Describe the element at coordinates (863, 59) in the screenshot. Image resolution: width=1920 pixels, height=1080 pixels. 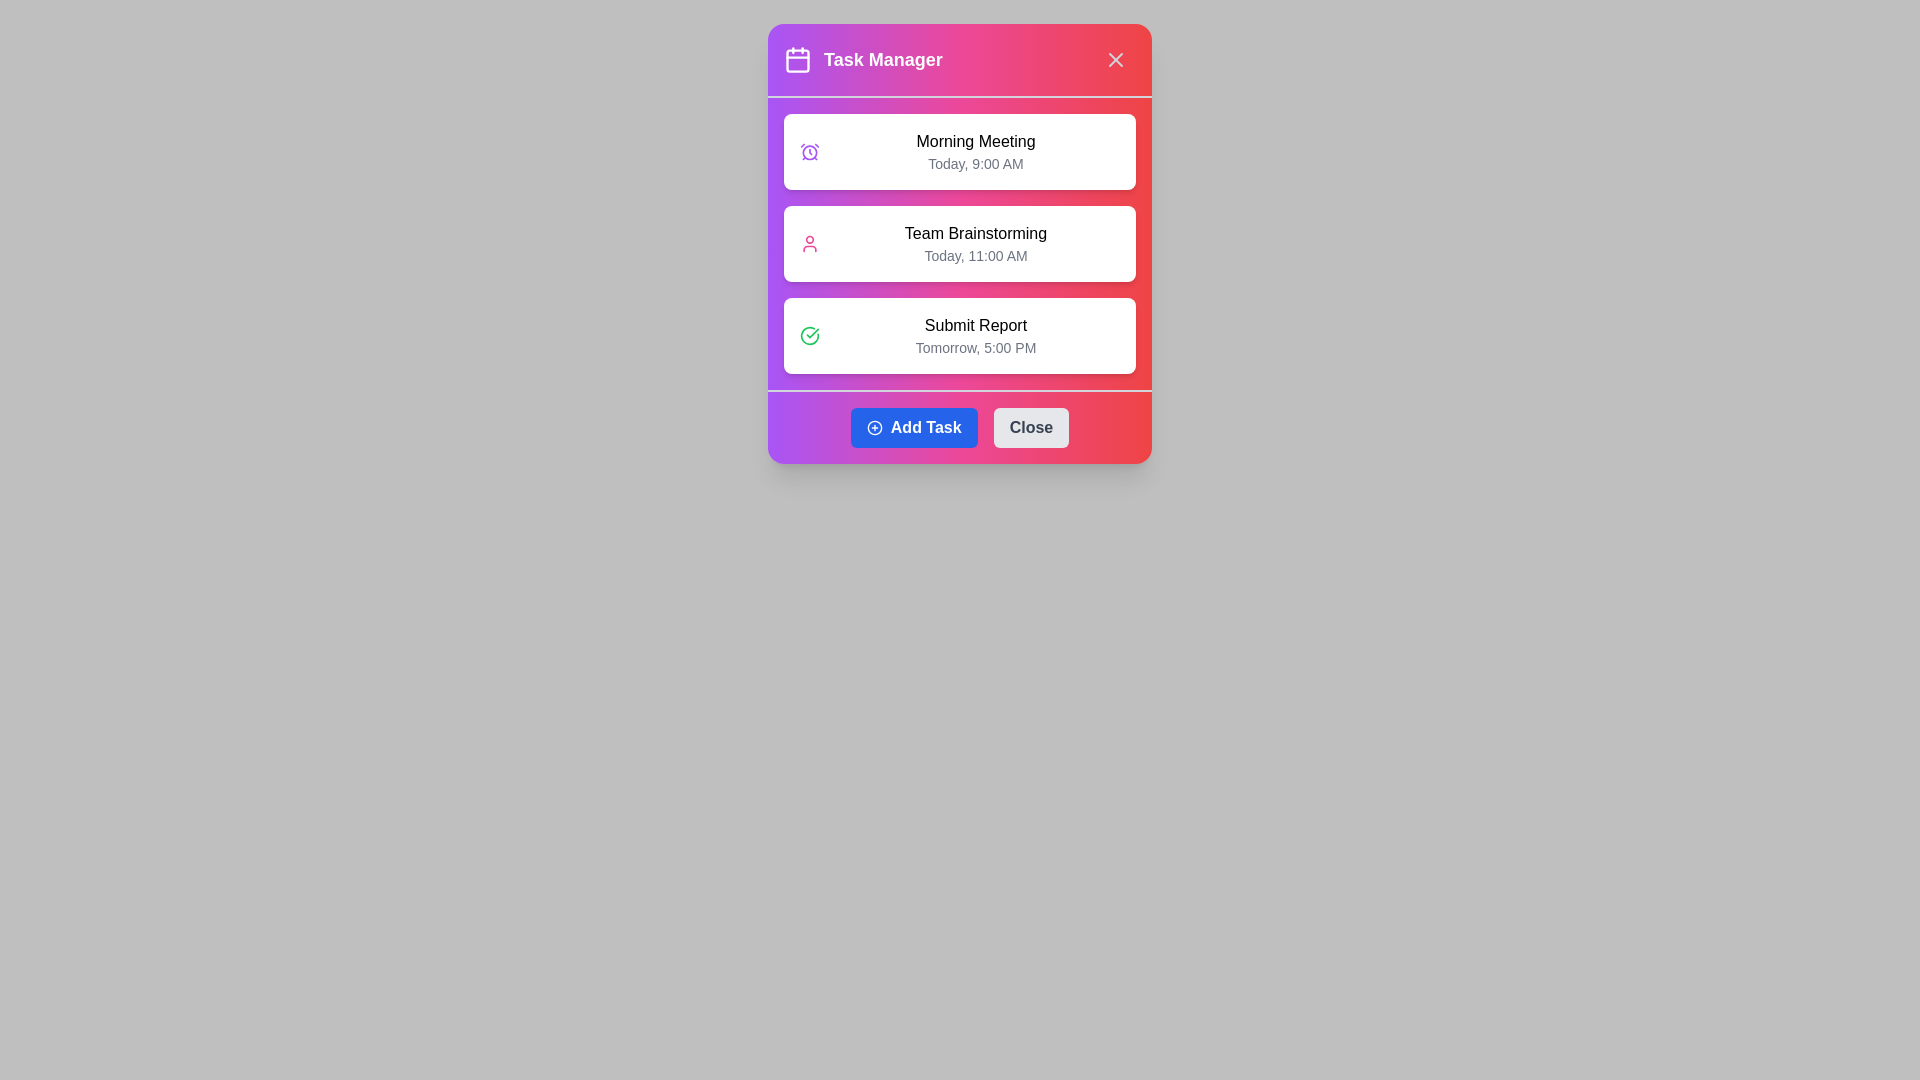
I see `the label with an accompanying icon at the top-left corner of the modal, which serves as the title or header indicating the context of the content` at that location.